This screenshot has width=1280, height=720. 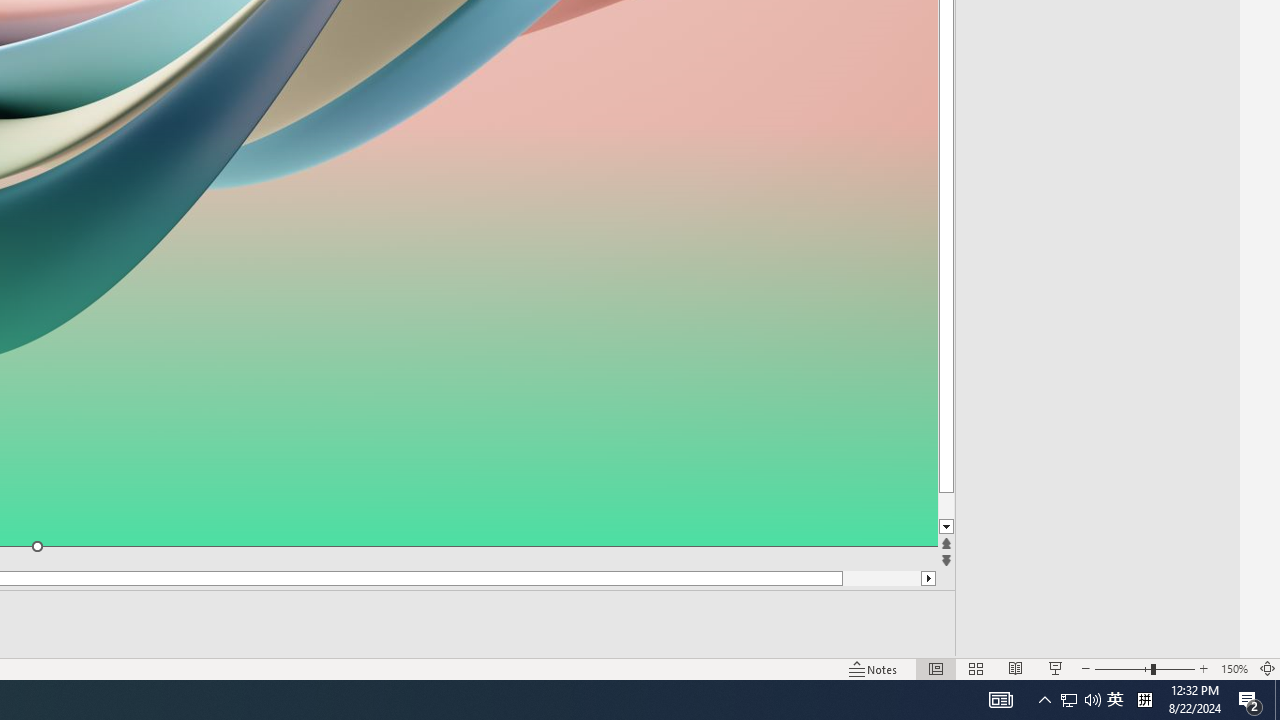 I want to click on 'Normal', so click(x=935, y=669).